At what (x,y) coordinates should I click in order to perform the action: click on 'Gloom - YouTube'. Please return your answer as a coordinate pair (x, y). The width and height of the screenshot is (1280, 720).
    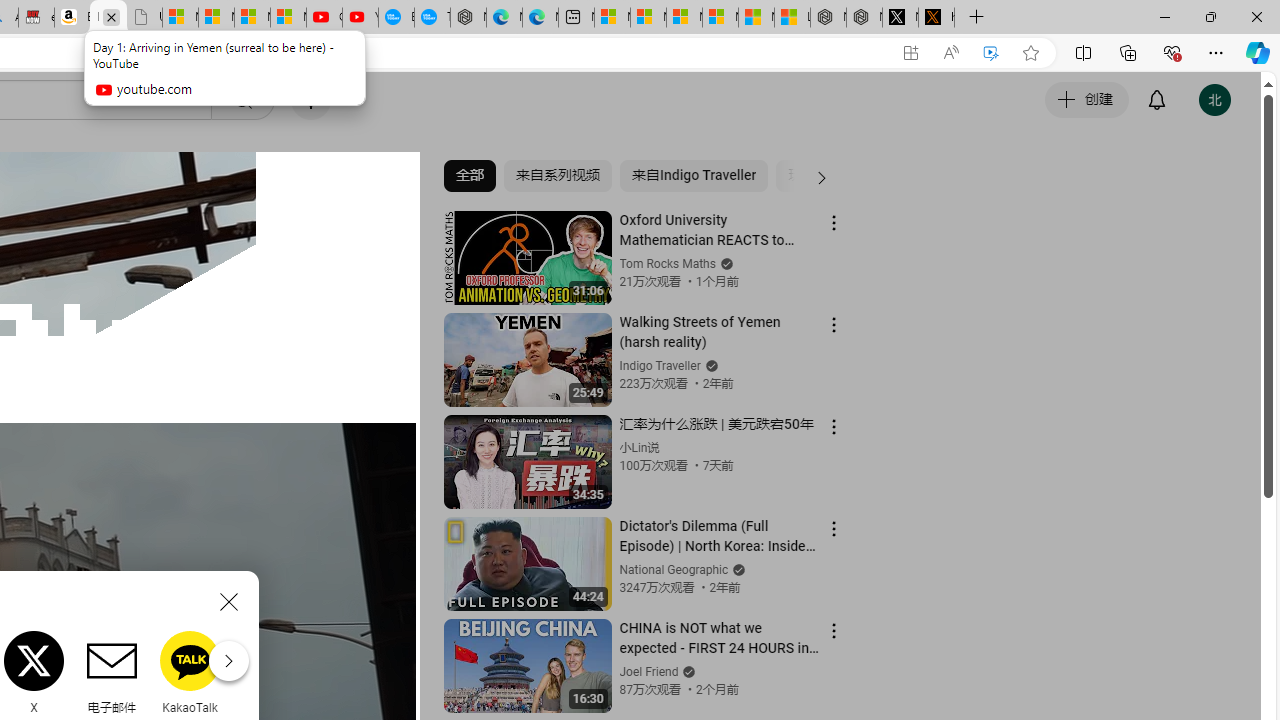
    Looking at the image, I should click on (324, 17).